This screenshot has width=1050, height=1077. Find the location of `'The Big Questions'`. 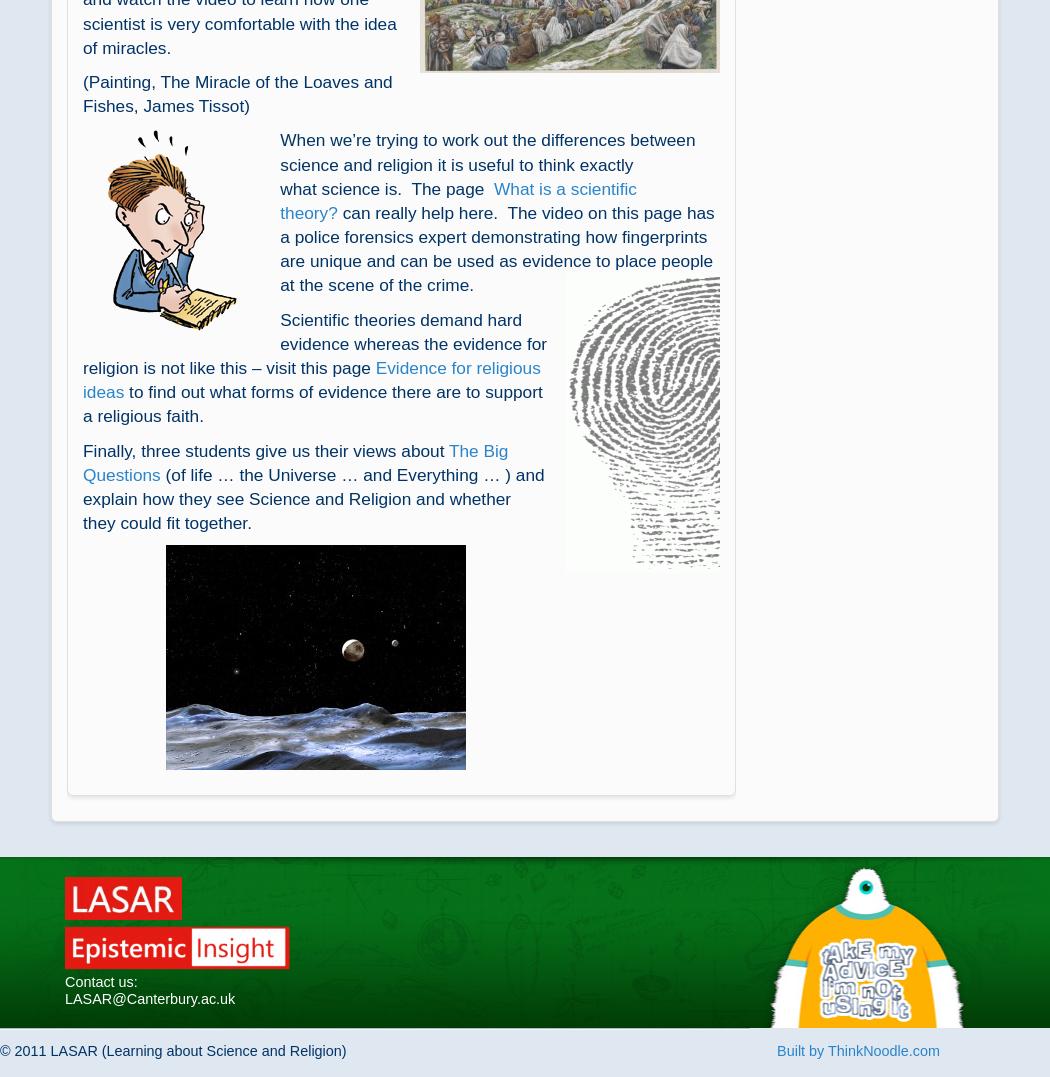

'The Big Questions' is located at coordinates (294, 462).